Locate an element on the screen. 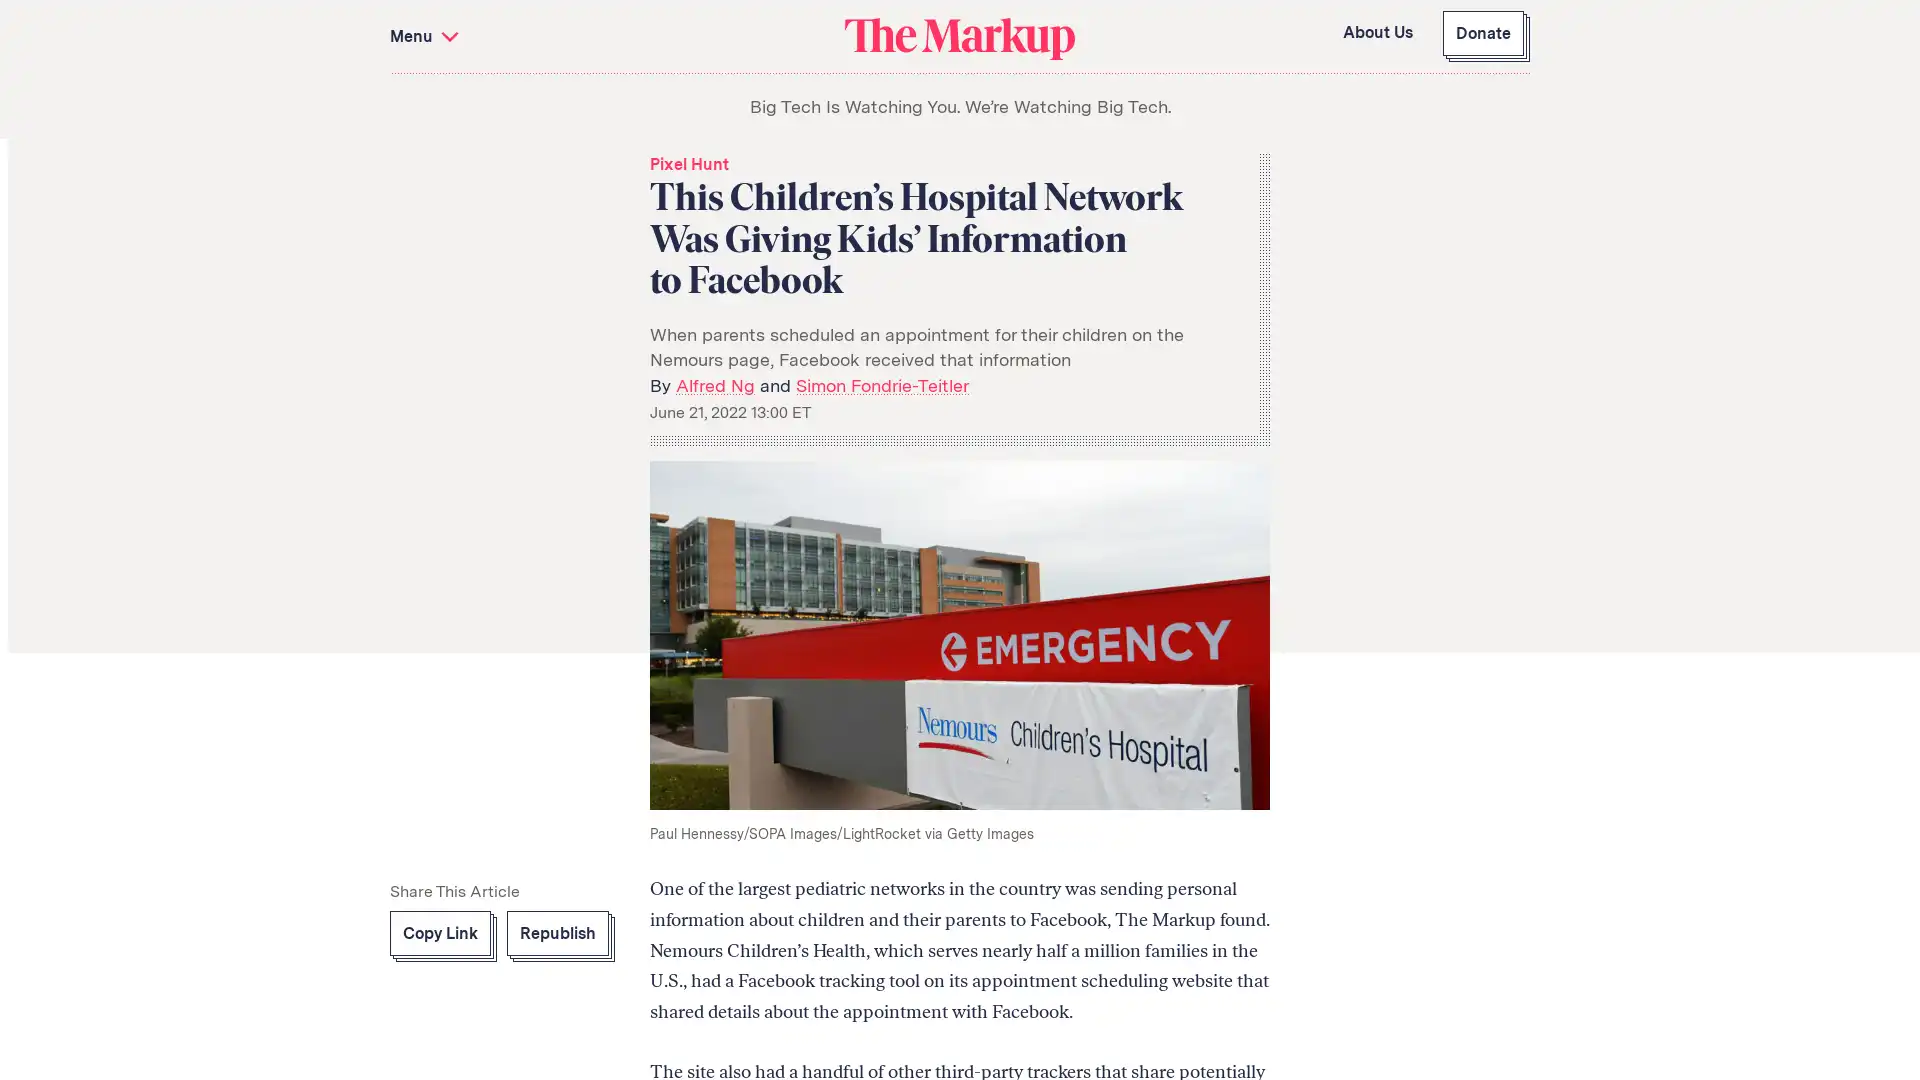 The height and width of the screenshot is (1080, 1920). Subscribe is located at coordinates (1468, 957).